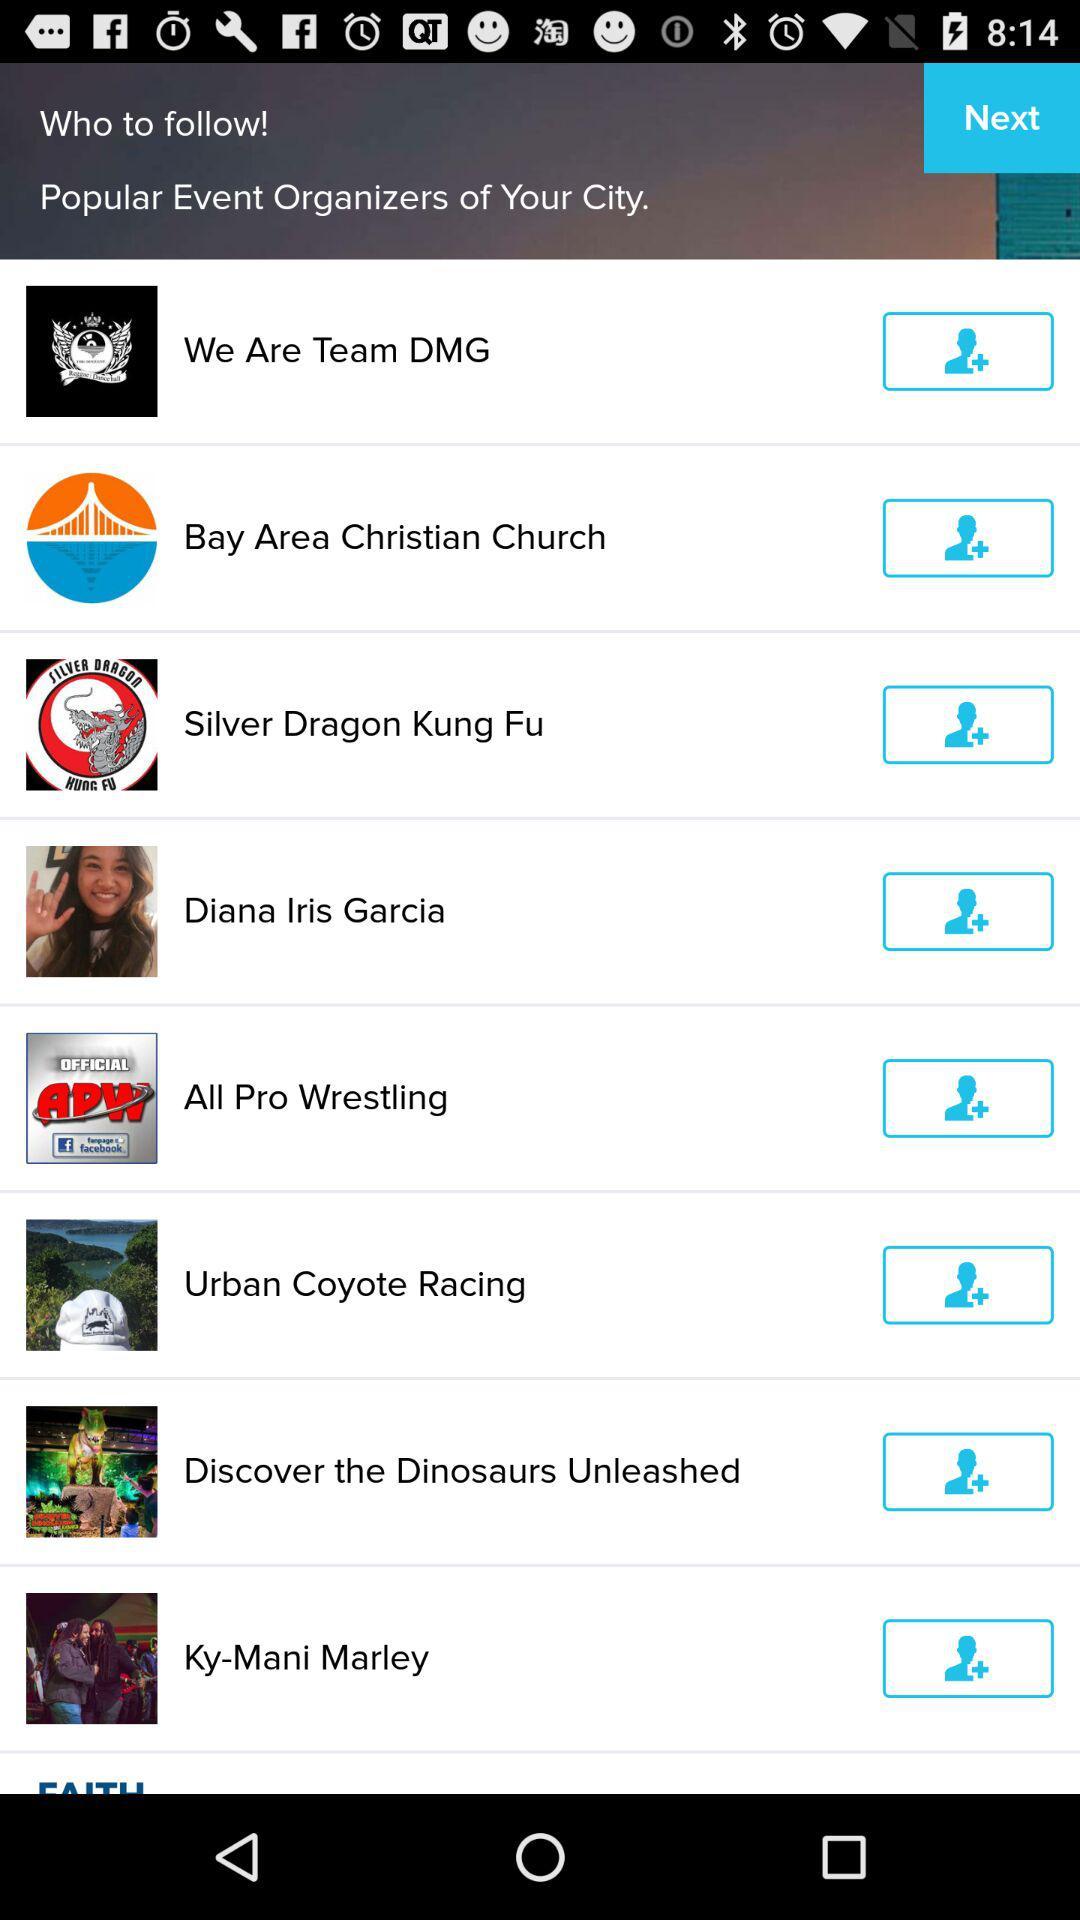  Describe the element at coordinates (519, 350) in the screenshot. I see `icon above bay area christian` at that location.